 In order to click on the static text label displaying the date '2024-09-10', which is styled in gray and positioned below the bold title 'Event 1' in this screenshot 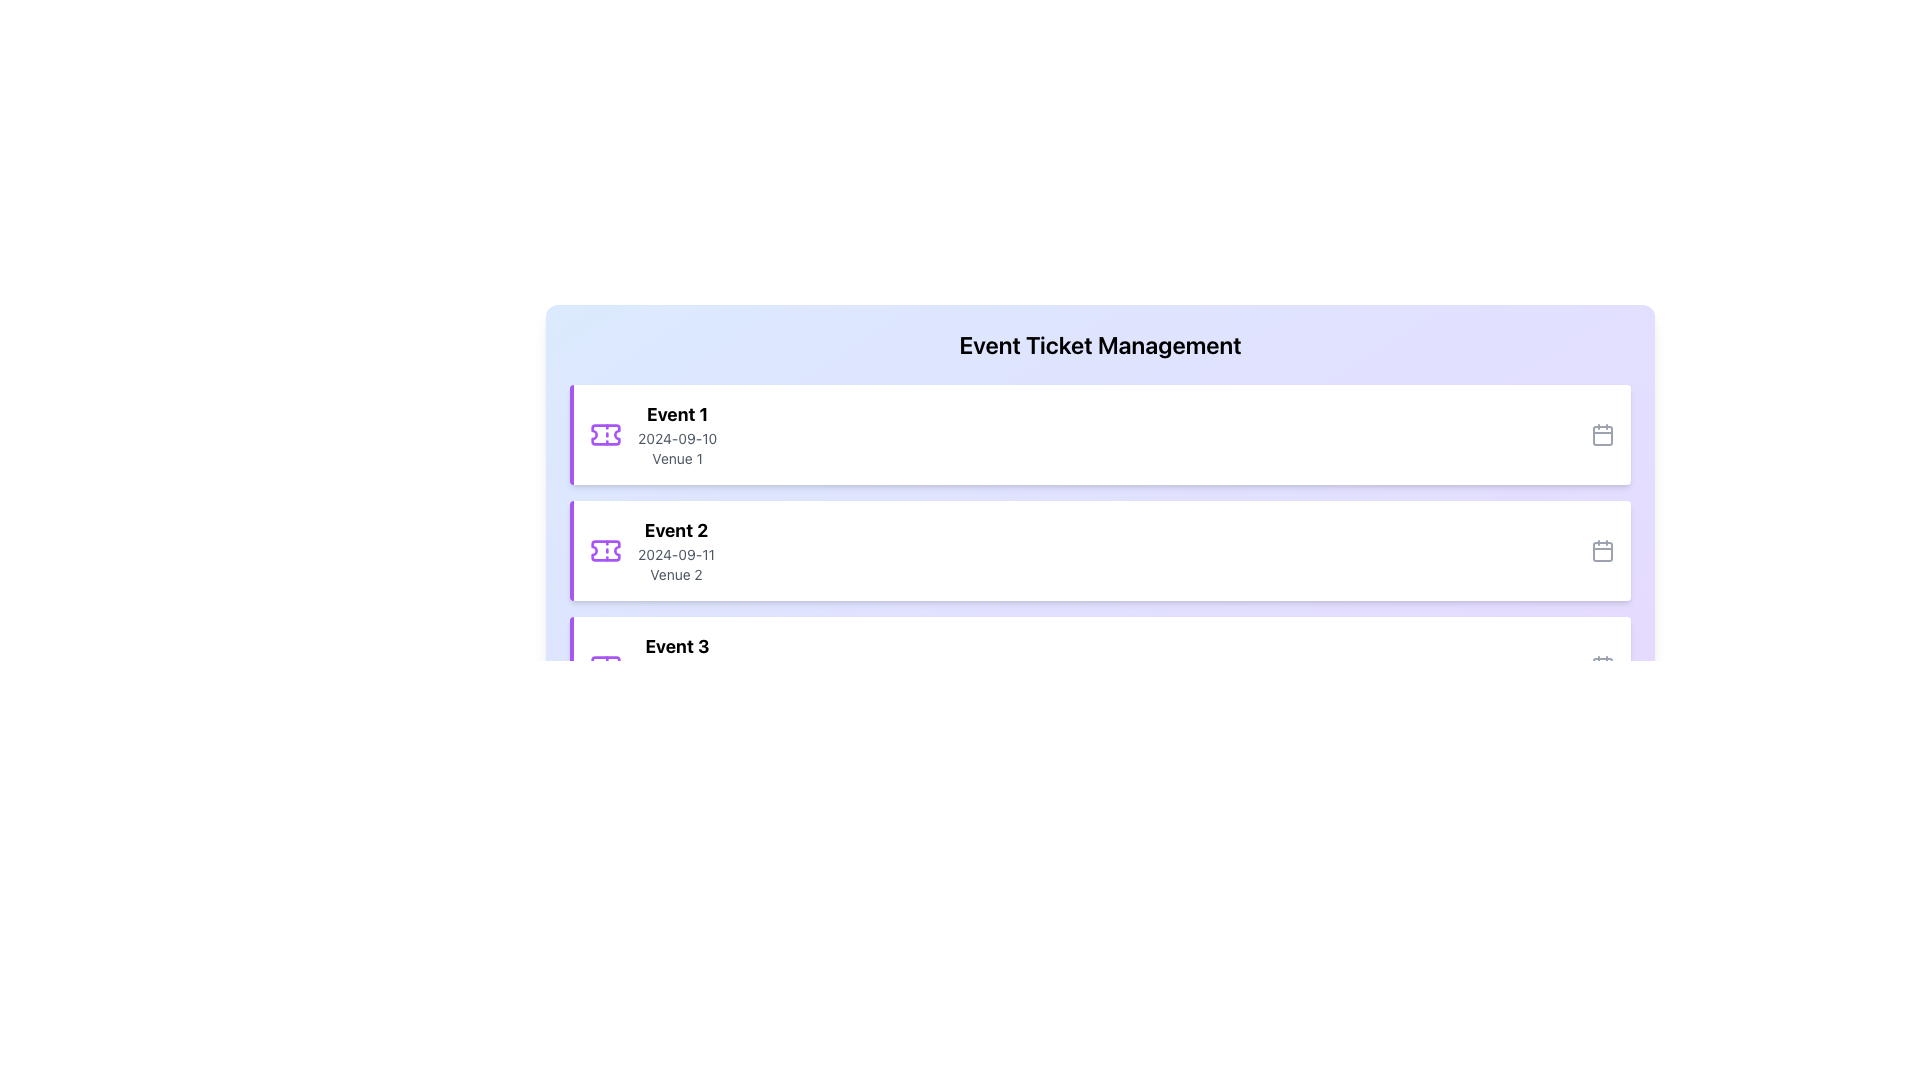, I will do `click(677, 438)`.